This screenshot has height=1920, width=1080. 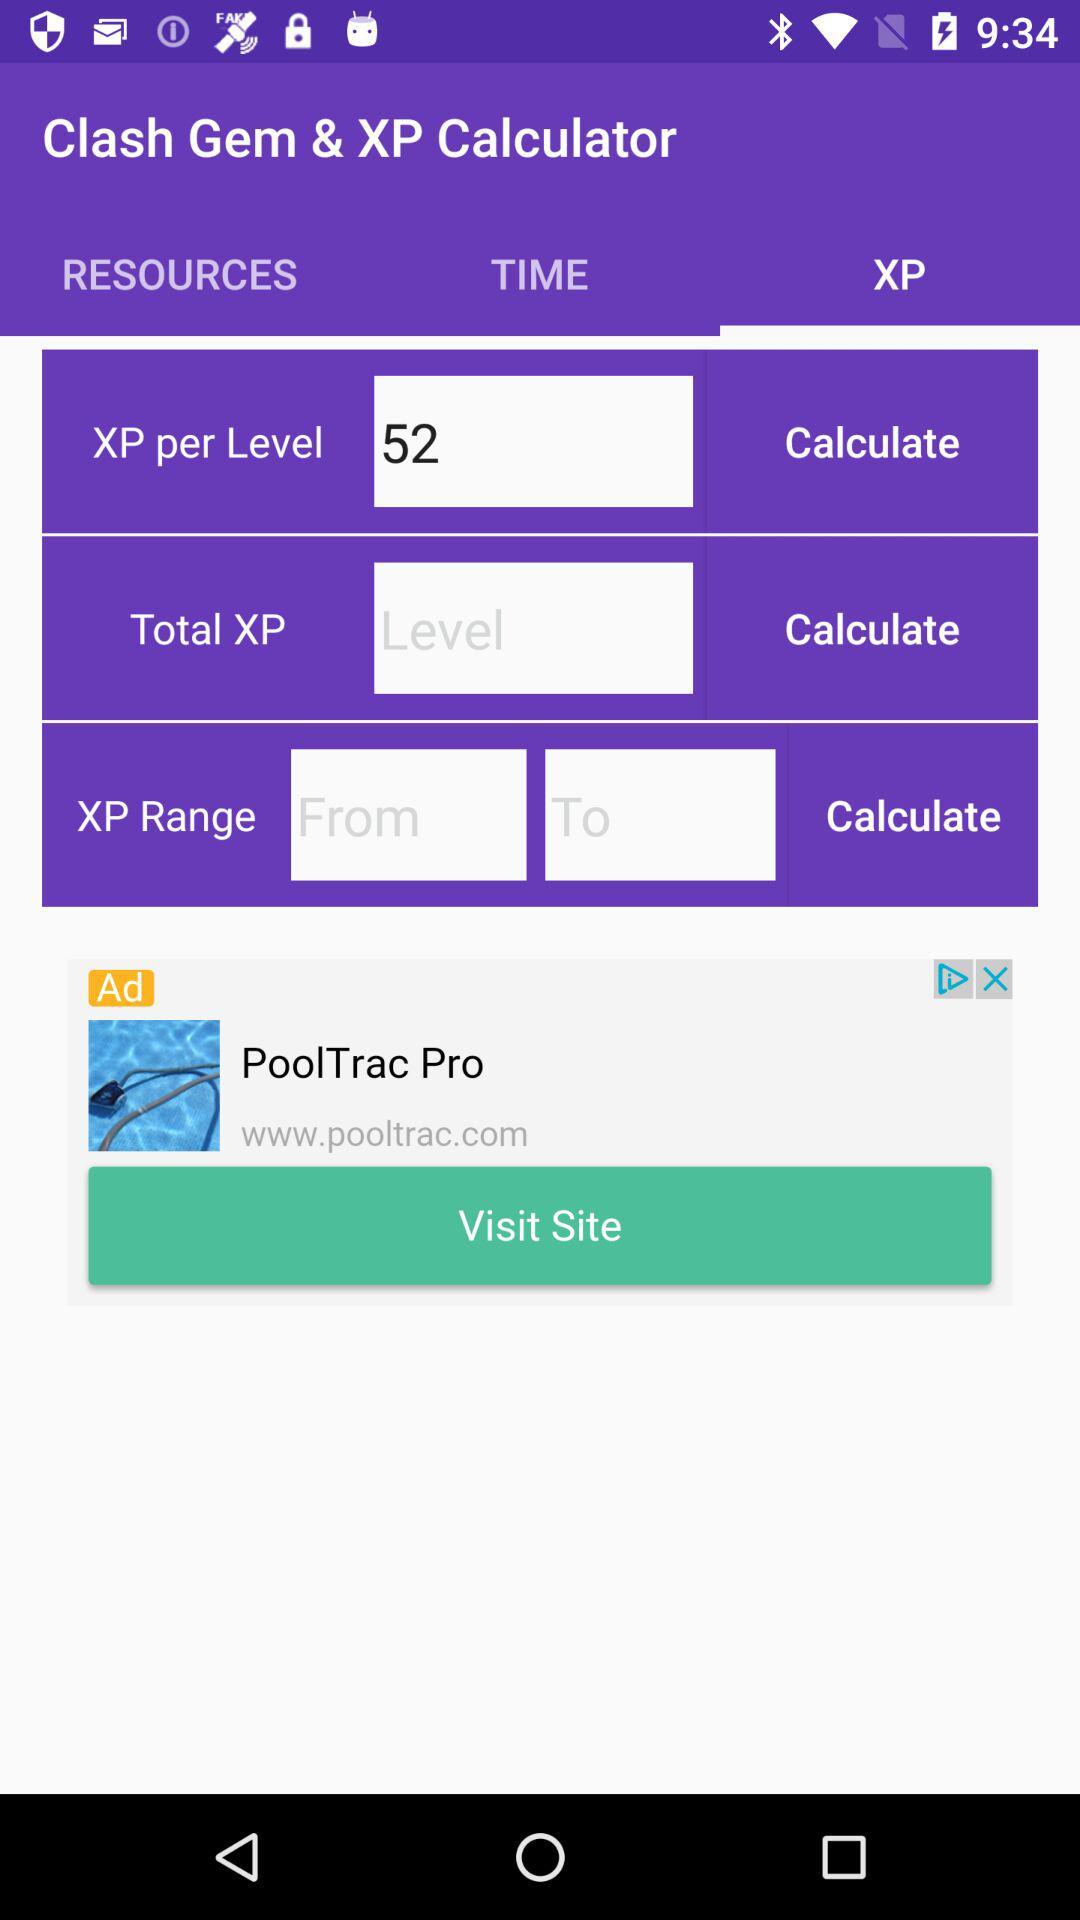 What do you see at coordinates (660, 814) in the screenshot?
I see `to option` at bounding box center [660, 814].